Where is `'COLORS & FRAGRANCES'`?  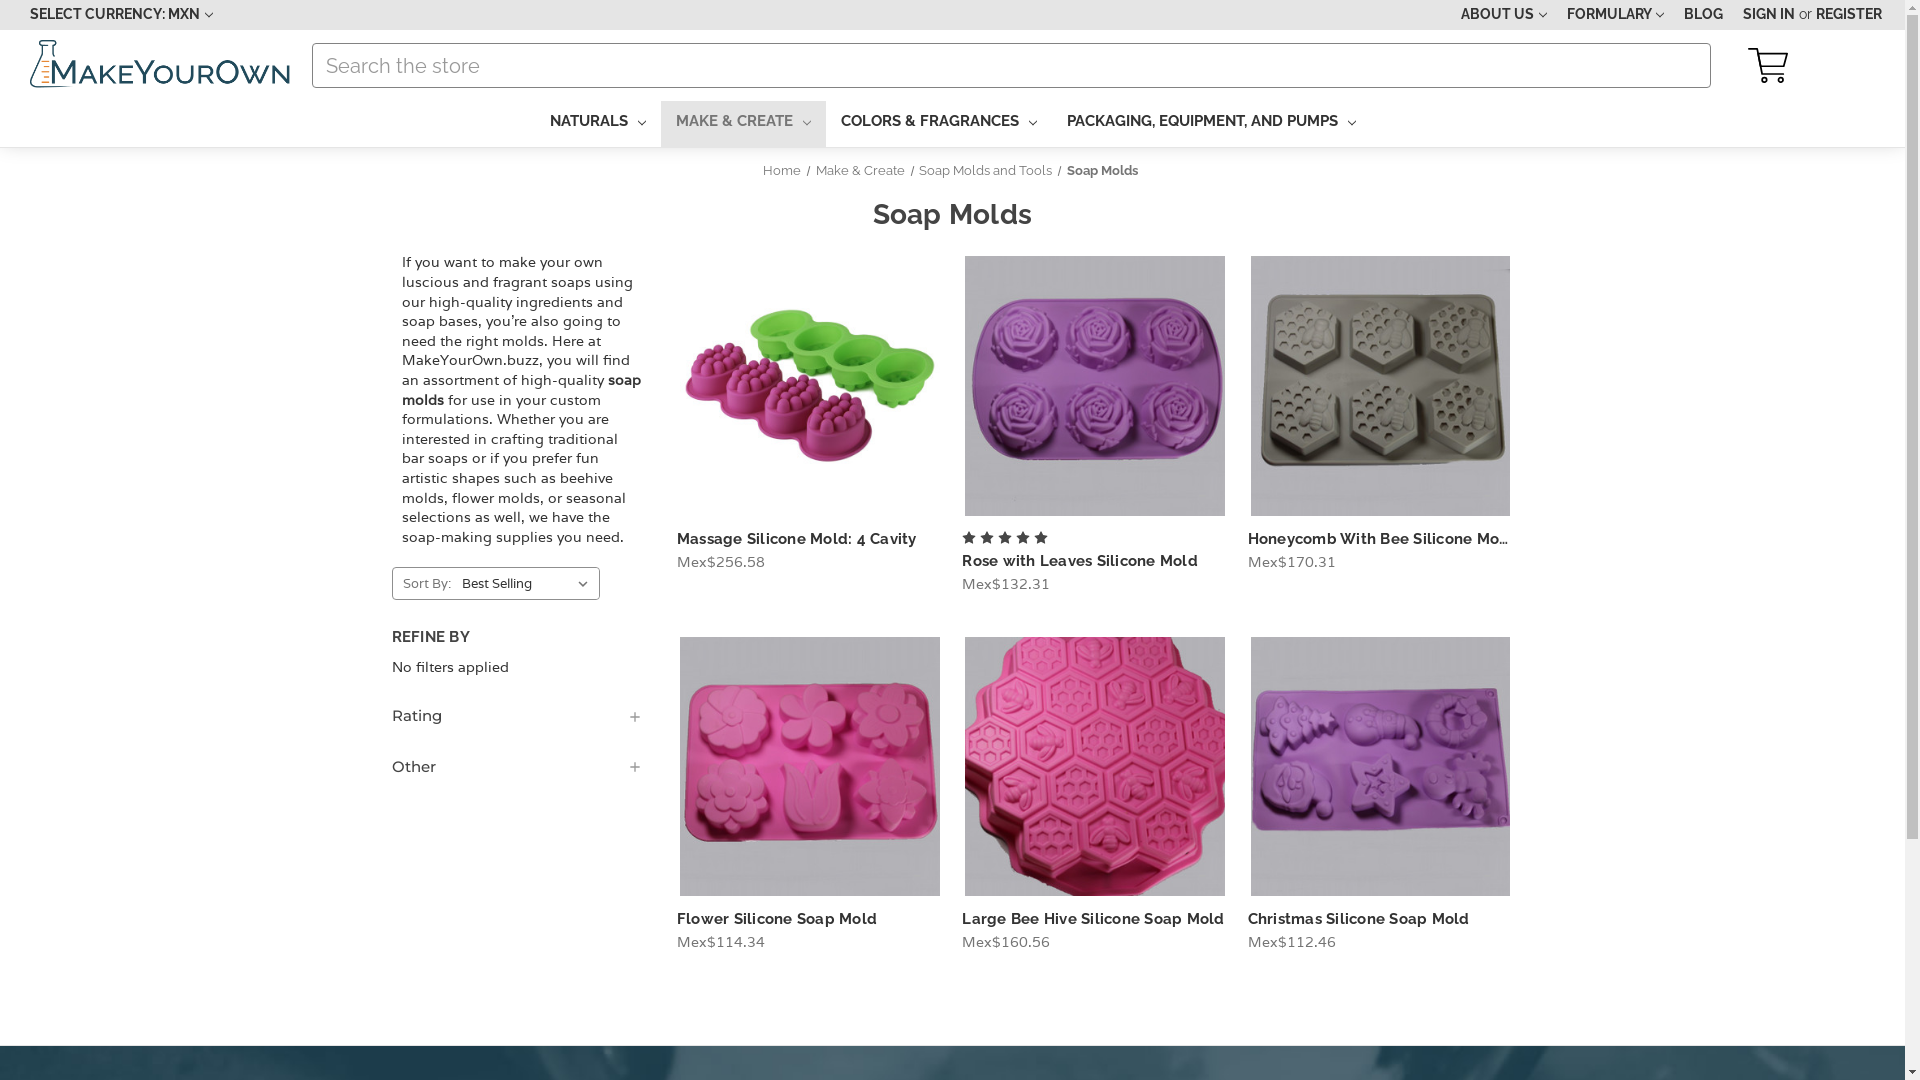
'COLORS & FRAGRANCES' is located at coordinates (938, 123).